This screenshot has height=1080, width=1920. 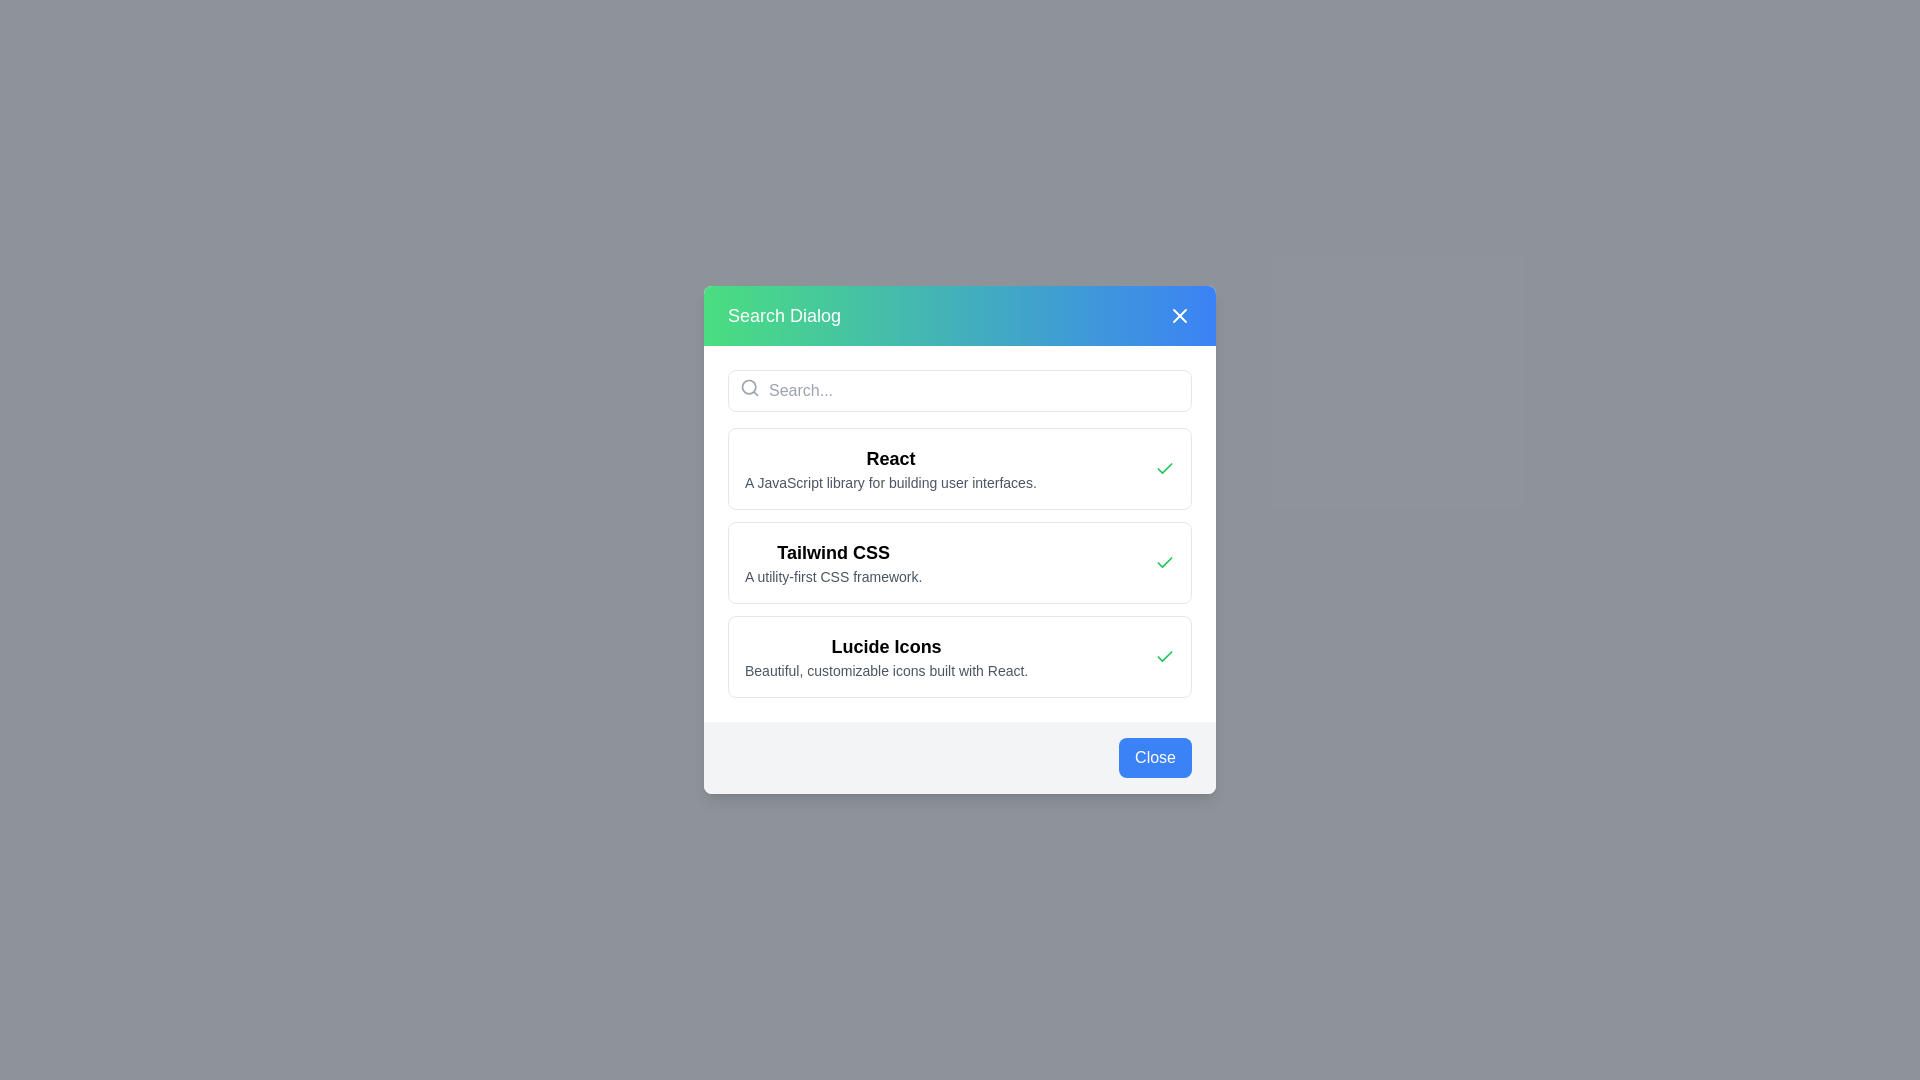 I want to click on the 'Search Dialog' Text Label, which serves as a title or header at the top-left portion of the interface, so click(x=783, y=315).